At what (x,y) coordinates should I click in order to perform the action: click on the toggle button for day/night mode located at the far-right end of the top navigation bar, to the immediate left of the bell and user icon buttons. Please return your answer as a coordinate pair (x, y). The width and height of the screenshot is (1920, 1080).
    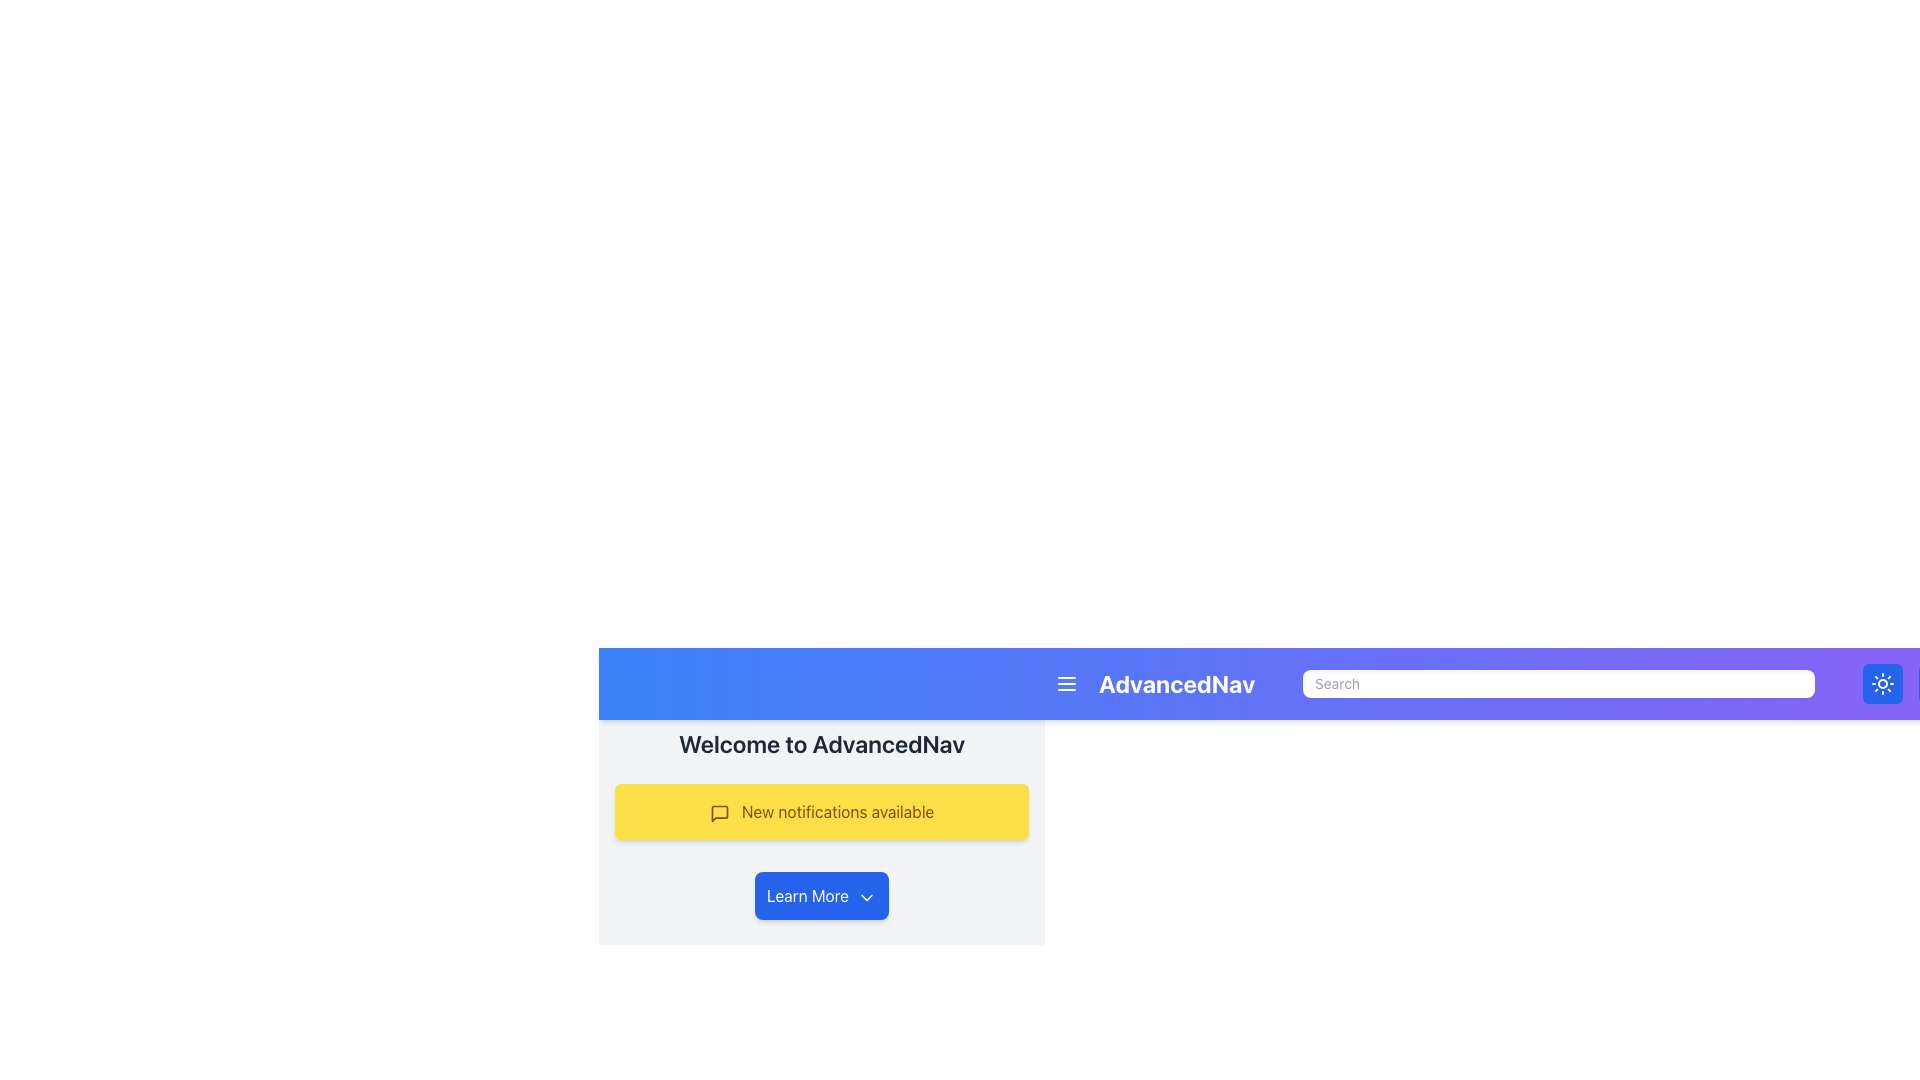
    Looking at the image, I should click on (1881, 682).